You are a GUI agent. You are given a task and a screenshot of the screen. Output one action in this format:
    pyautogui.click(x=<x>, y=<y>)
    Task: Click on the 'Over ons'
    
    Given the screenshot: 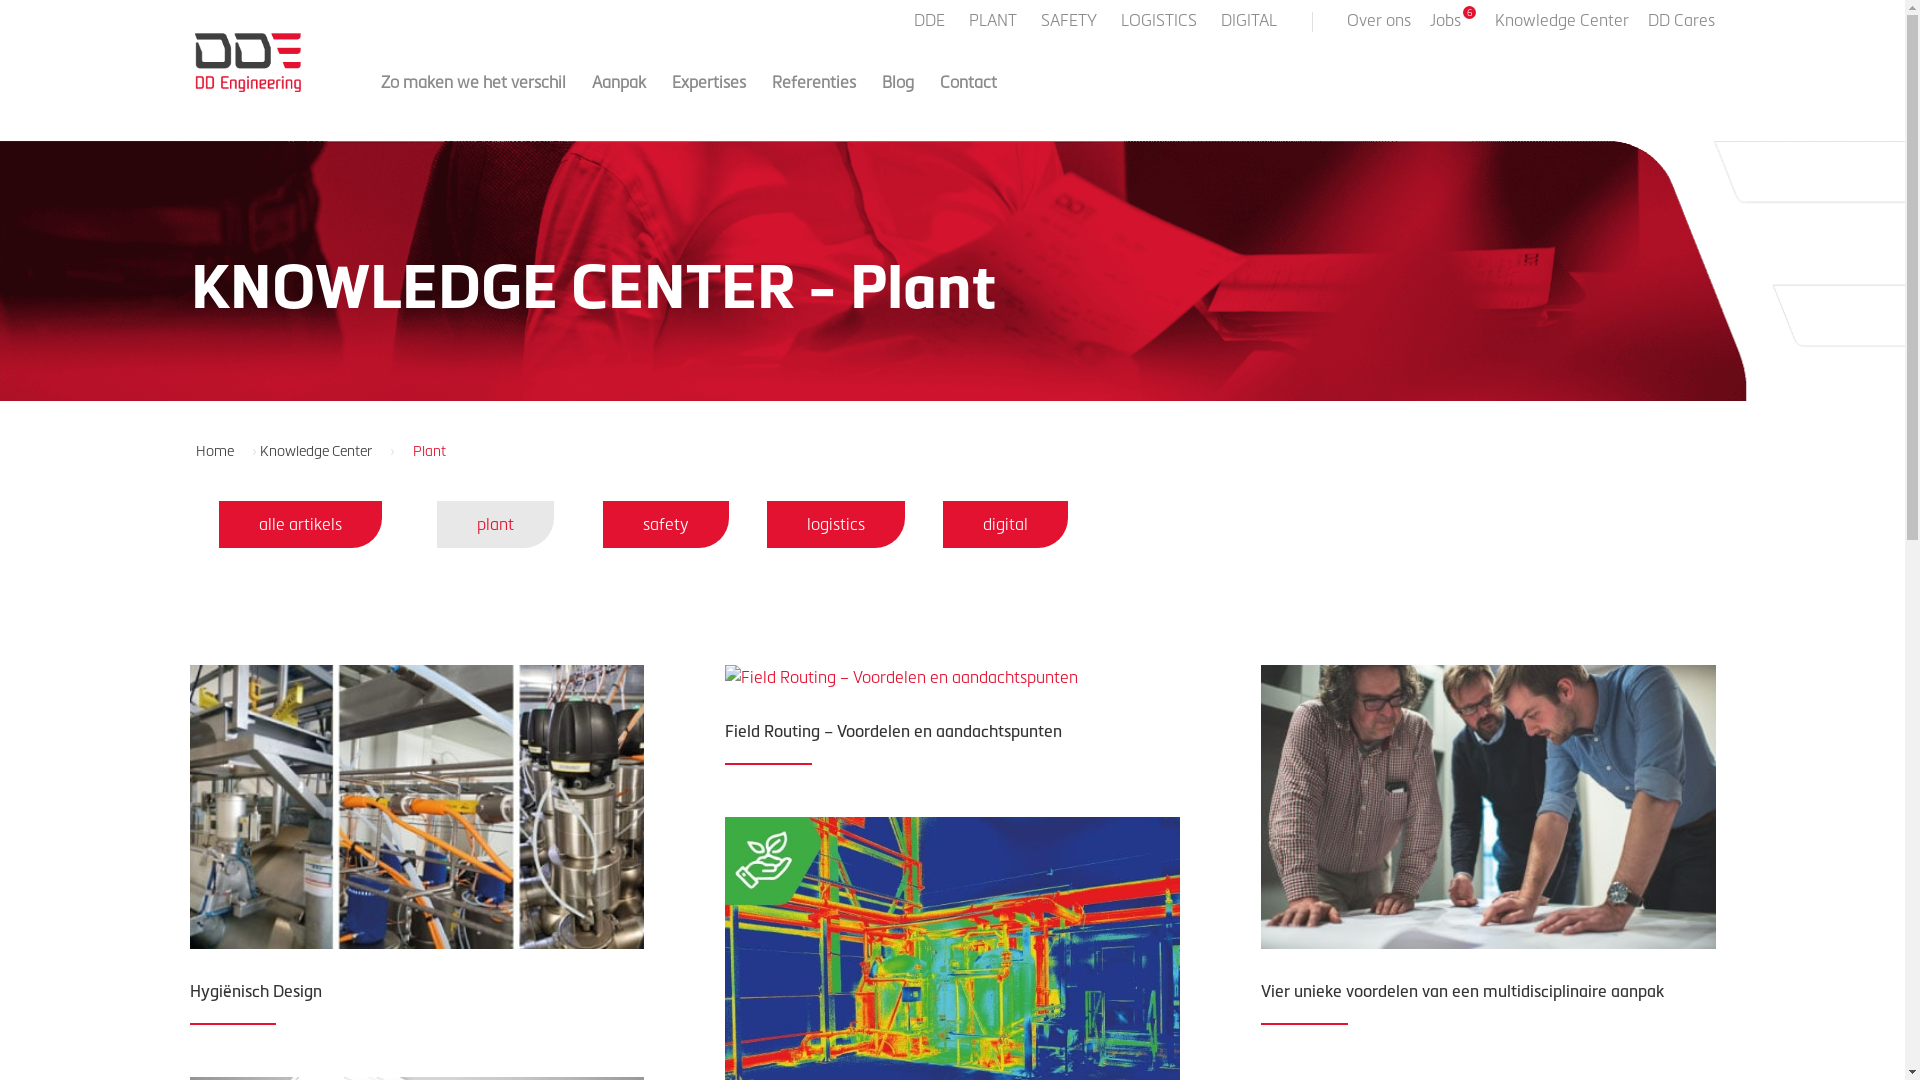 What is the action you would take?
    pyautogui.click(x=1376, y=26)
    